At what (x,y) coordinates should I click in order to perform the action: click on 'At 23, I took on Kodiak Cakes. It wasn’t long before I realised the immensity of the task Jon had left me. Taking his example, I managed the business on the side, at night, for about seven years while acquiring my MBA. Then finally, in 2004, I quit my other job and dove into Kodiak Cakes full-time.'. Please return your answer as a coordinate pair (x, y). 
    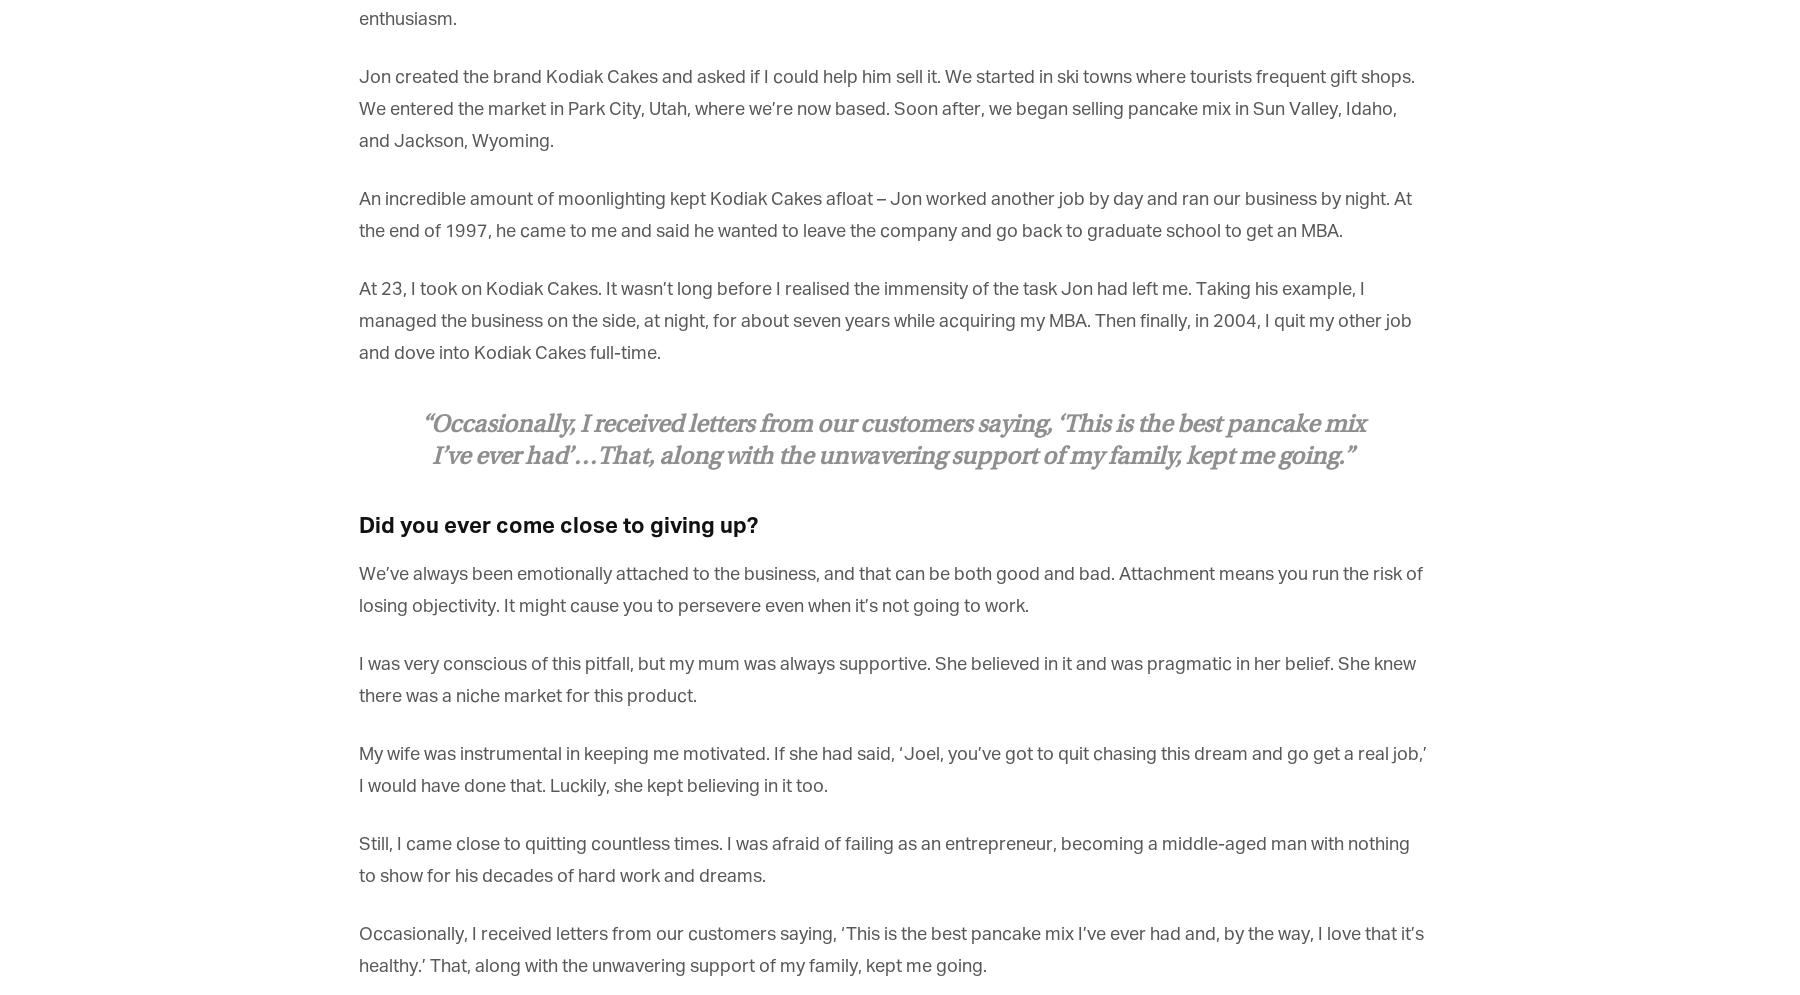
    Looking at the image, I should click on (358, 321).